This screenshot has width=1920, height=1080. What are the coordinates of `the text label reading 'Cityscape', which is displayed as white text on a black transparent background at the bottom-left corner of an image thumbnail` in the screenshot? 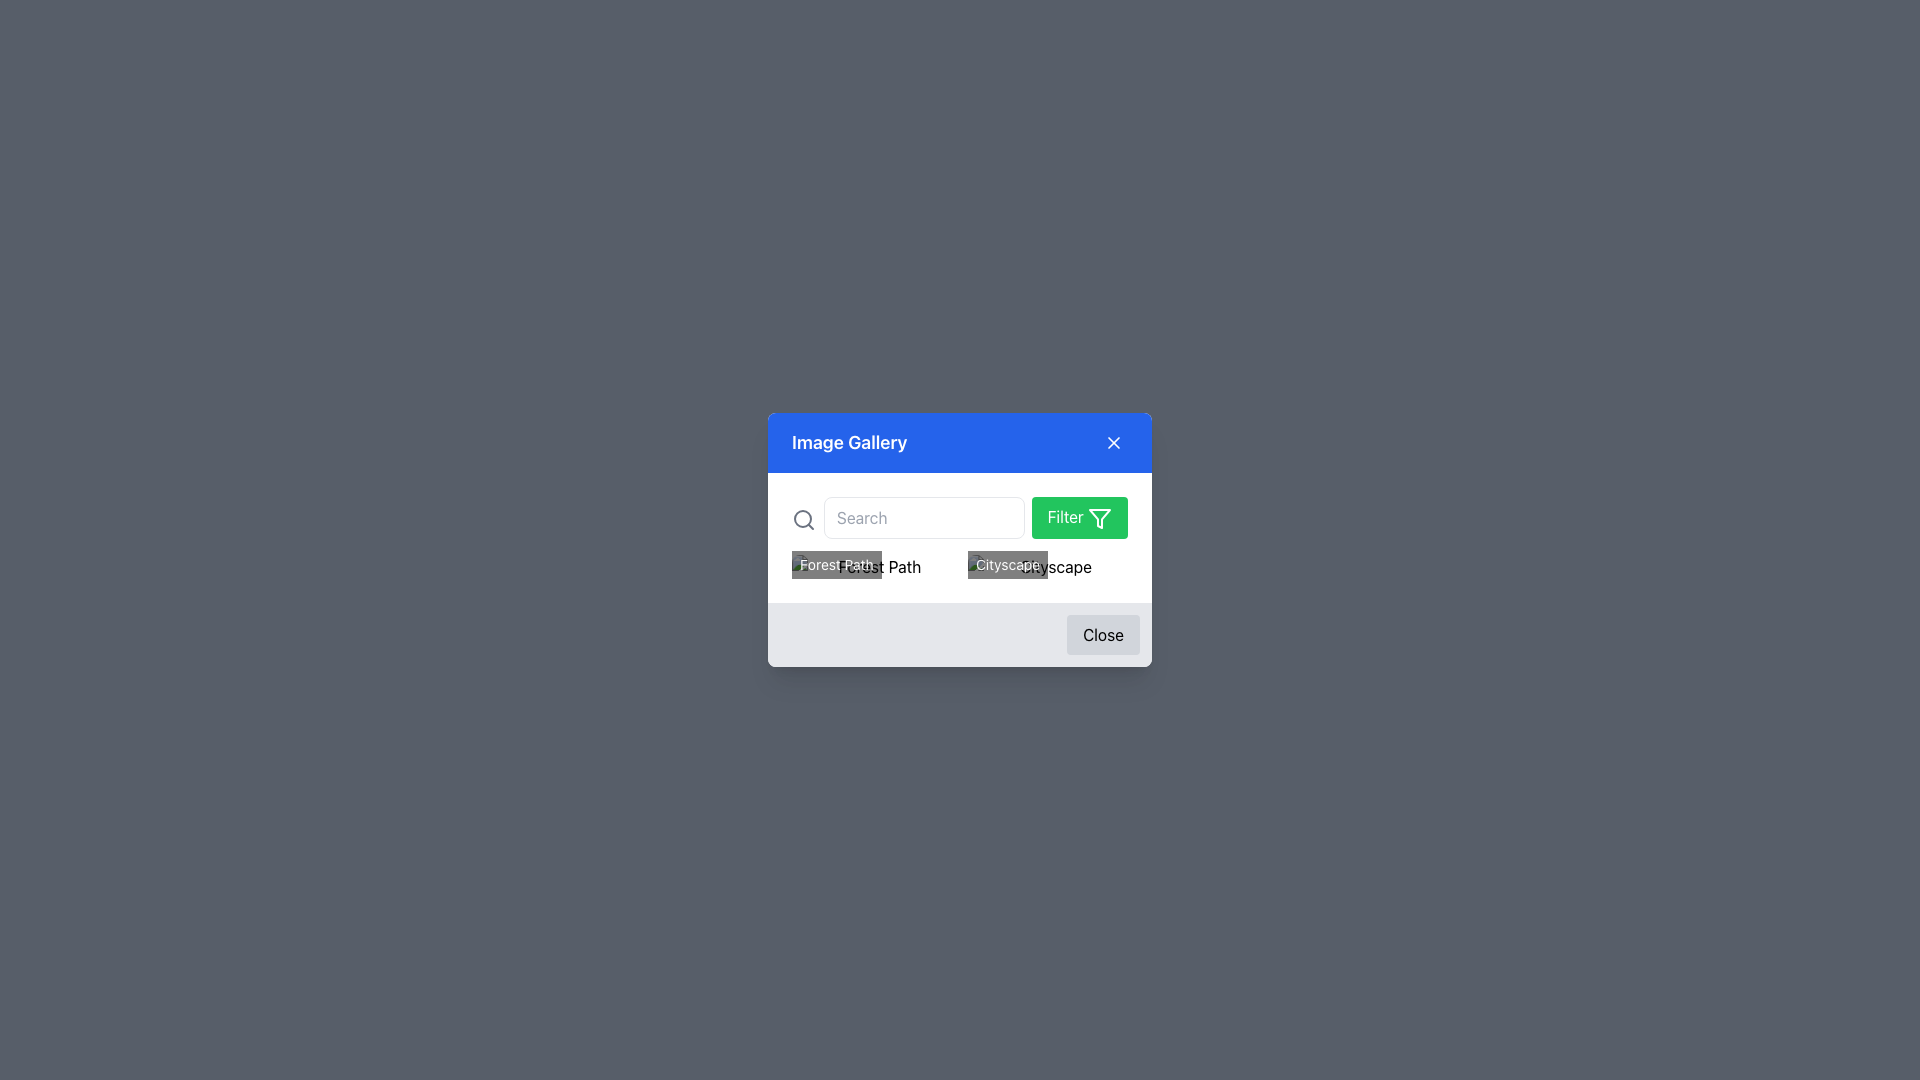 It's located at (1008, 564).